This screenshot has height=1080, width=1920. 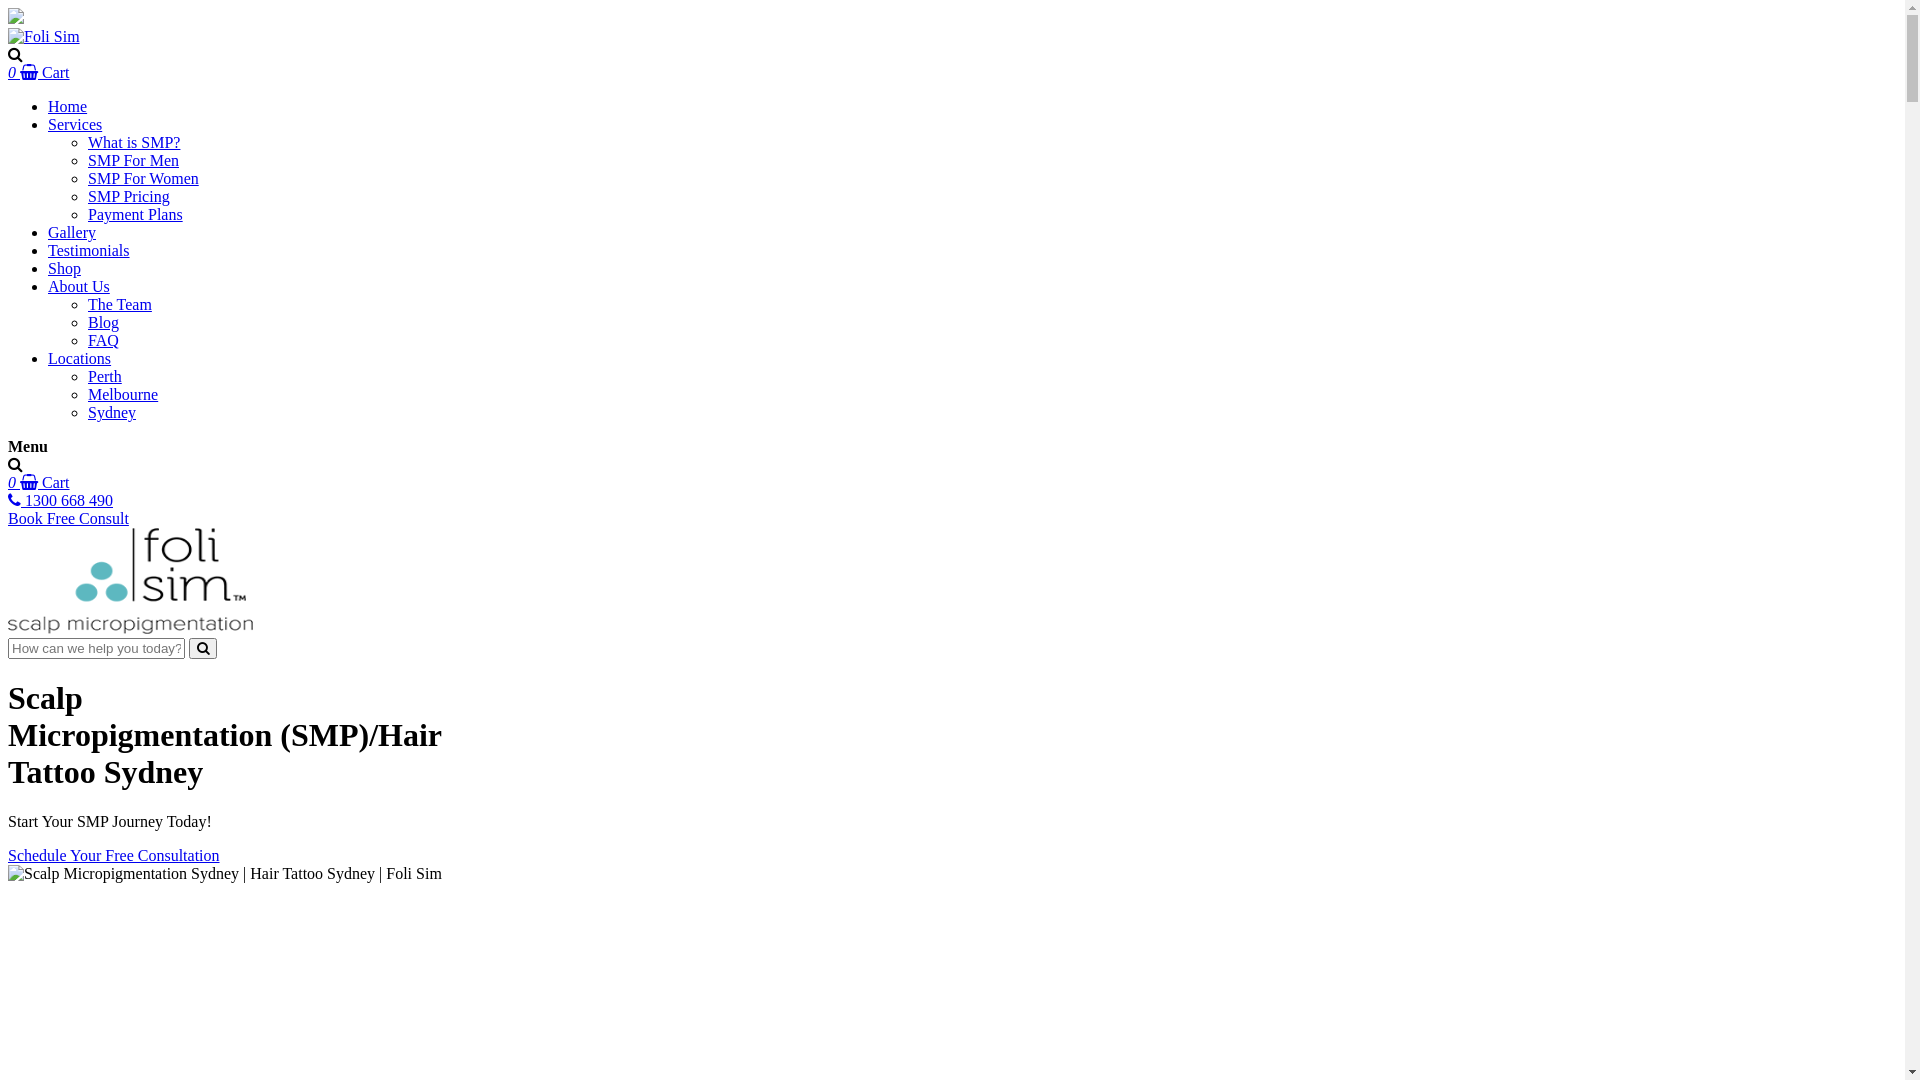 What do you see at coordinates (48, 249) in the screenshot?
I see `'Testimonials'` at bounding box center [48, 249].